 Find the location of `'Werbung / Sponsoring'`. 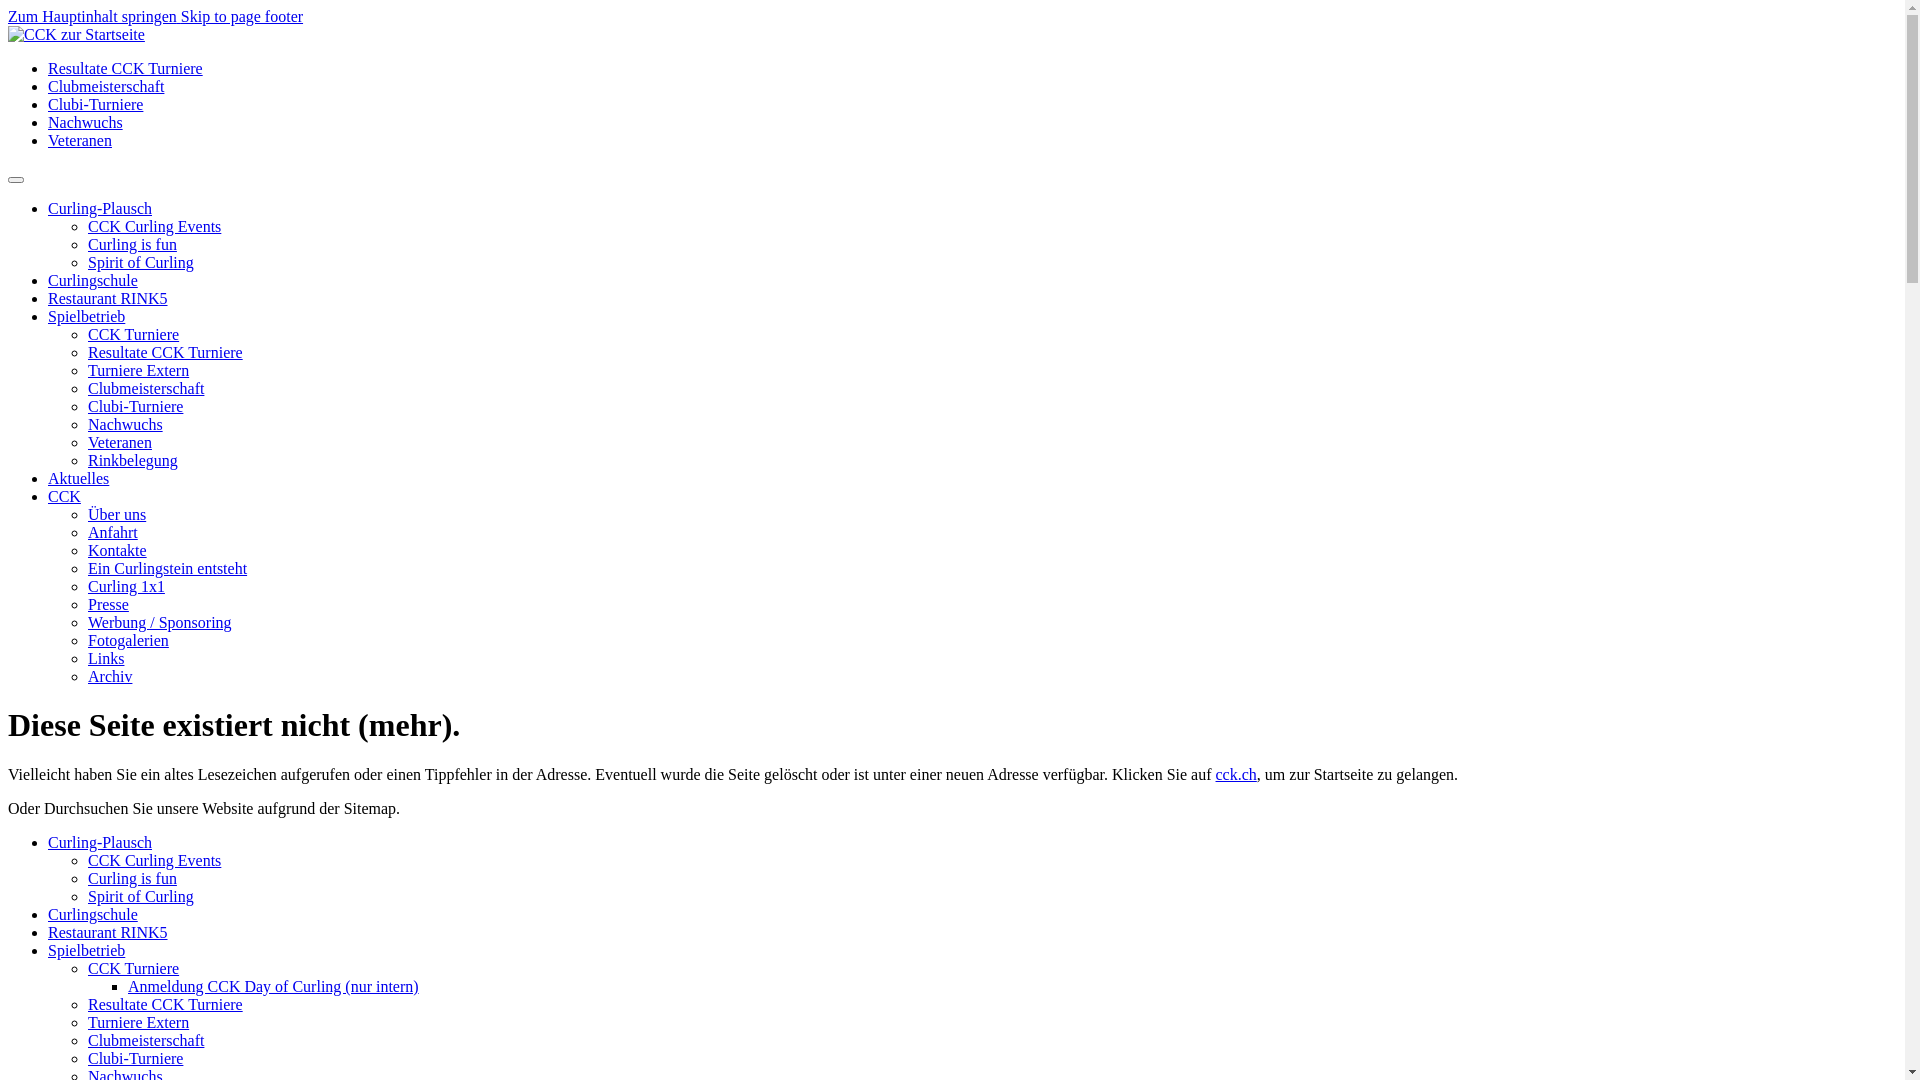

'Werbung / Sponsoring' is located at coordinates (158, 621).